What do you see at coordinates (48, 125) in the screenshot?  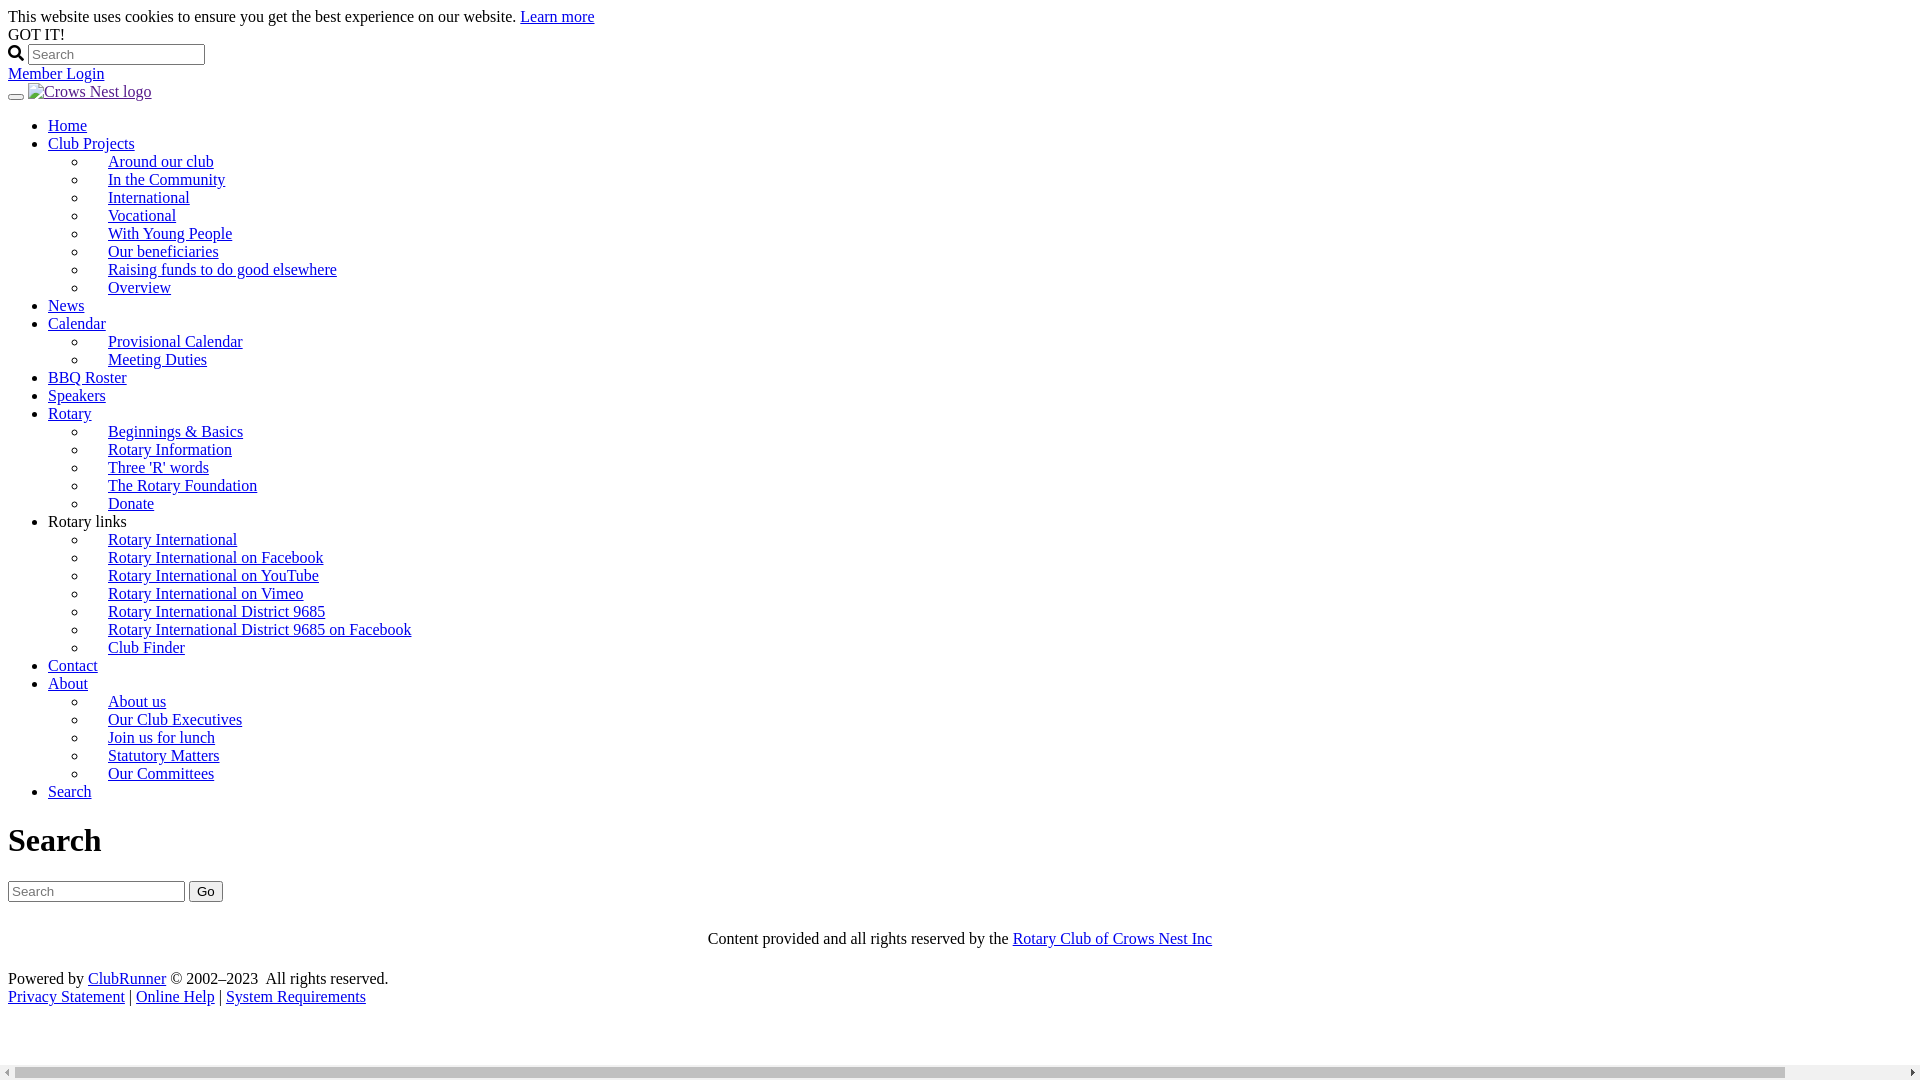 I see `'Home'` at bounding box center [48, 125].